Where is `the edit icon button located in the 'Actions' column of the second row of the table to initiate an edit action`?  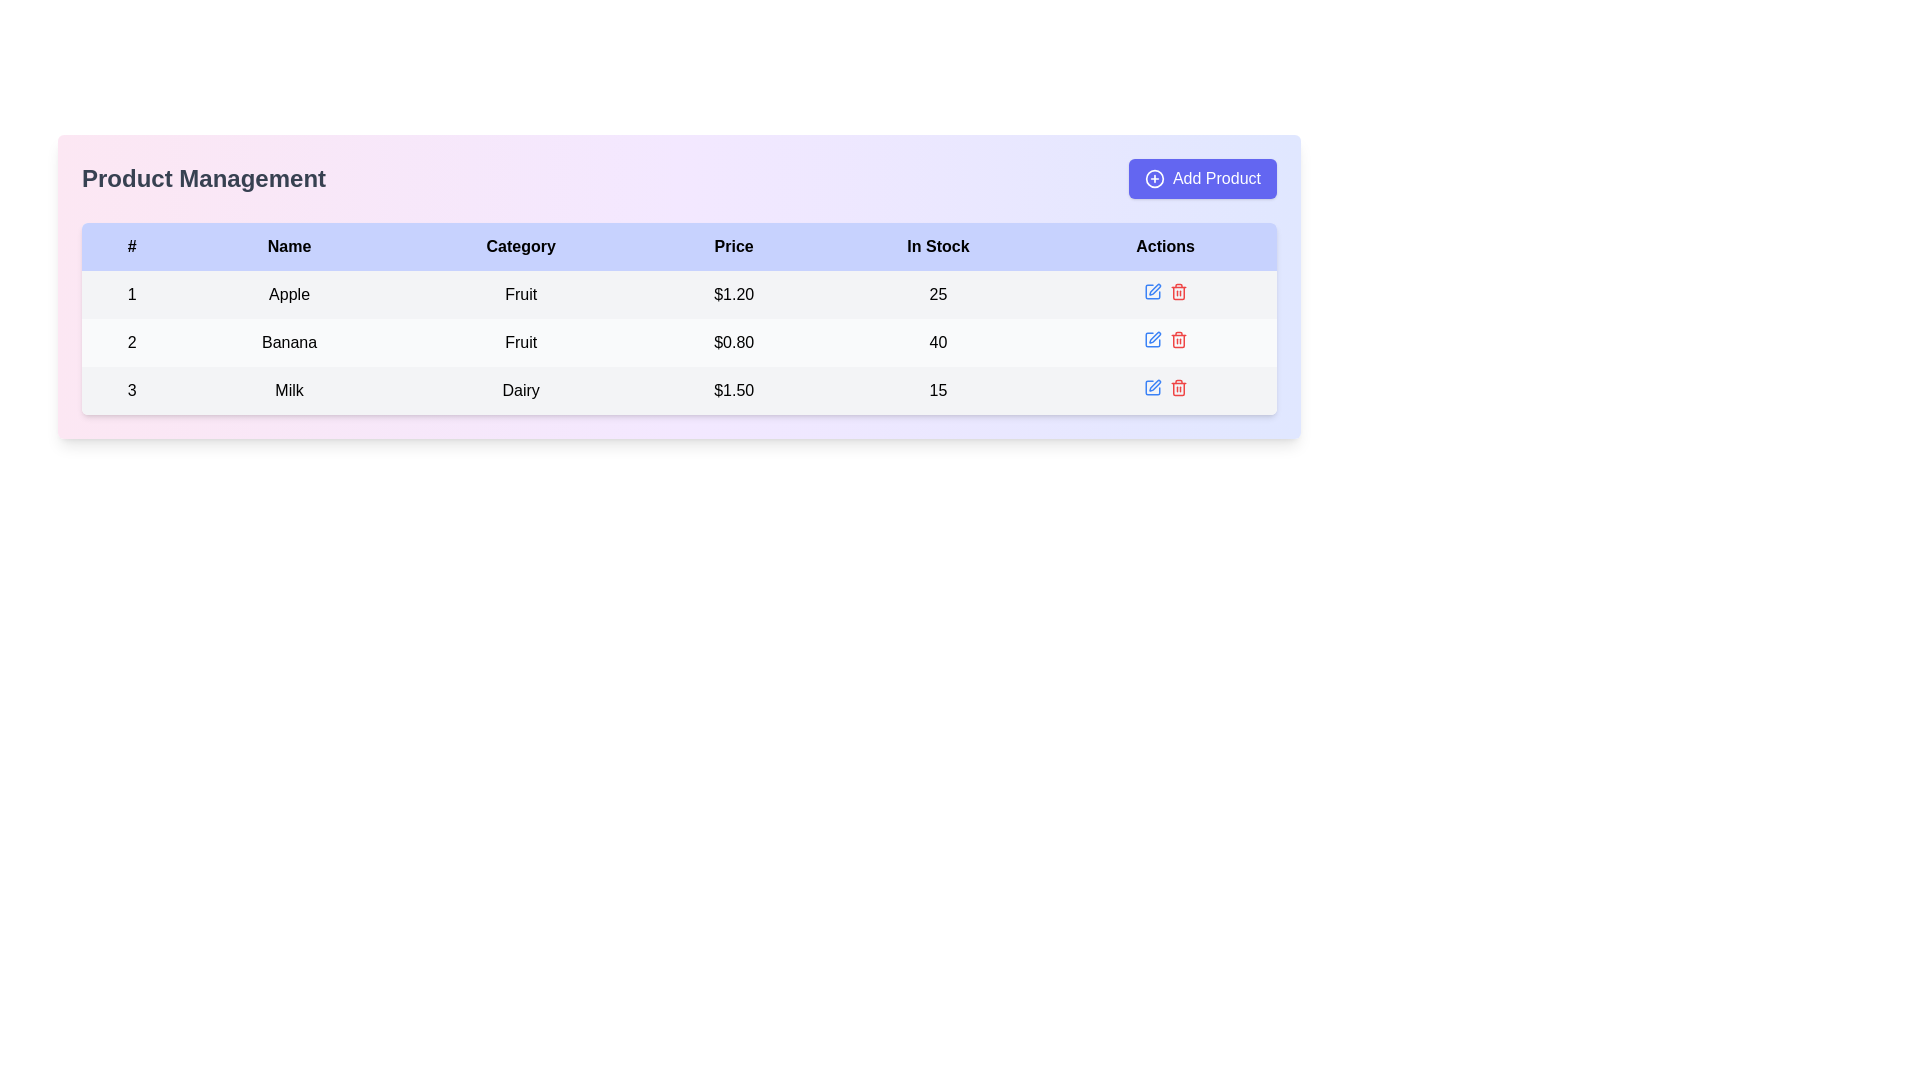
the edit icon button located in the 'Actions' column of the second row of the table to initiate an edit action is located at coordinates (1152, 338).